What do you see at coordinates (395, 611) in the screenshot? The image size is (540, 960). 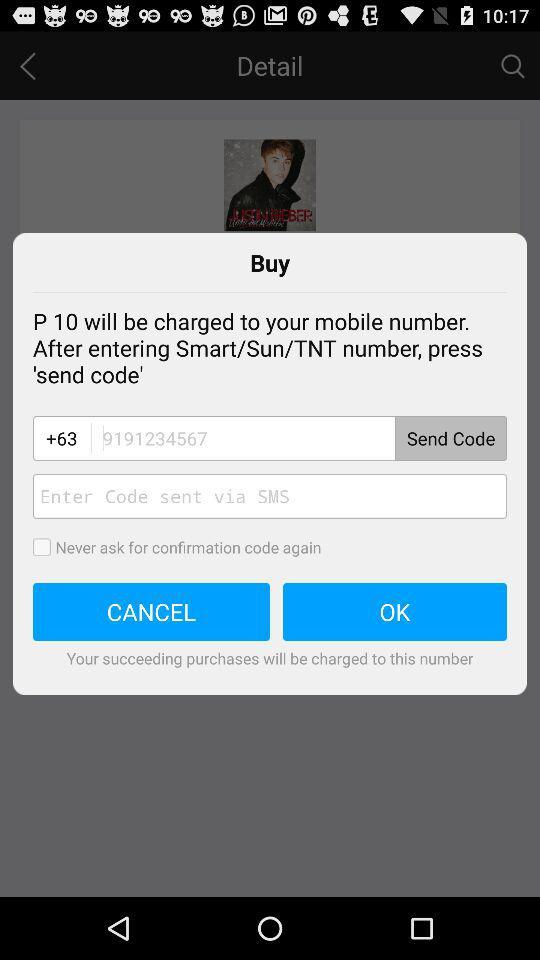 I see `the icon above the your succeeding purchases app` at bounding box center [395, 611].